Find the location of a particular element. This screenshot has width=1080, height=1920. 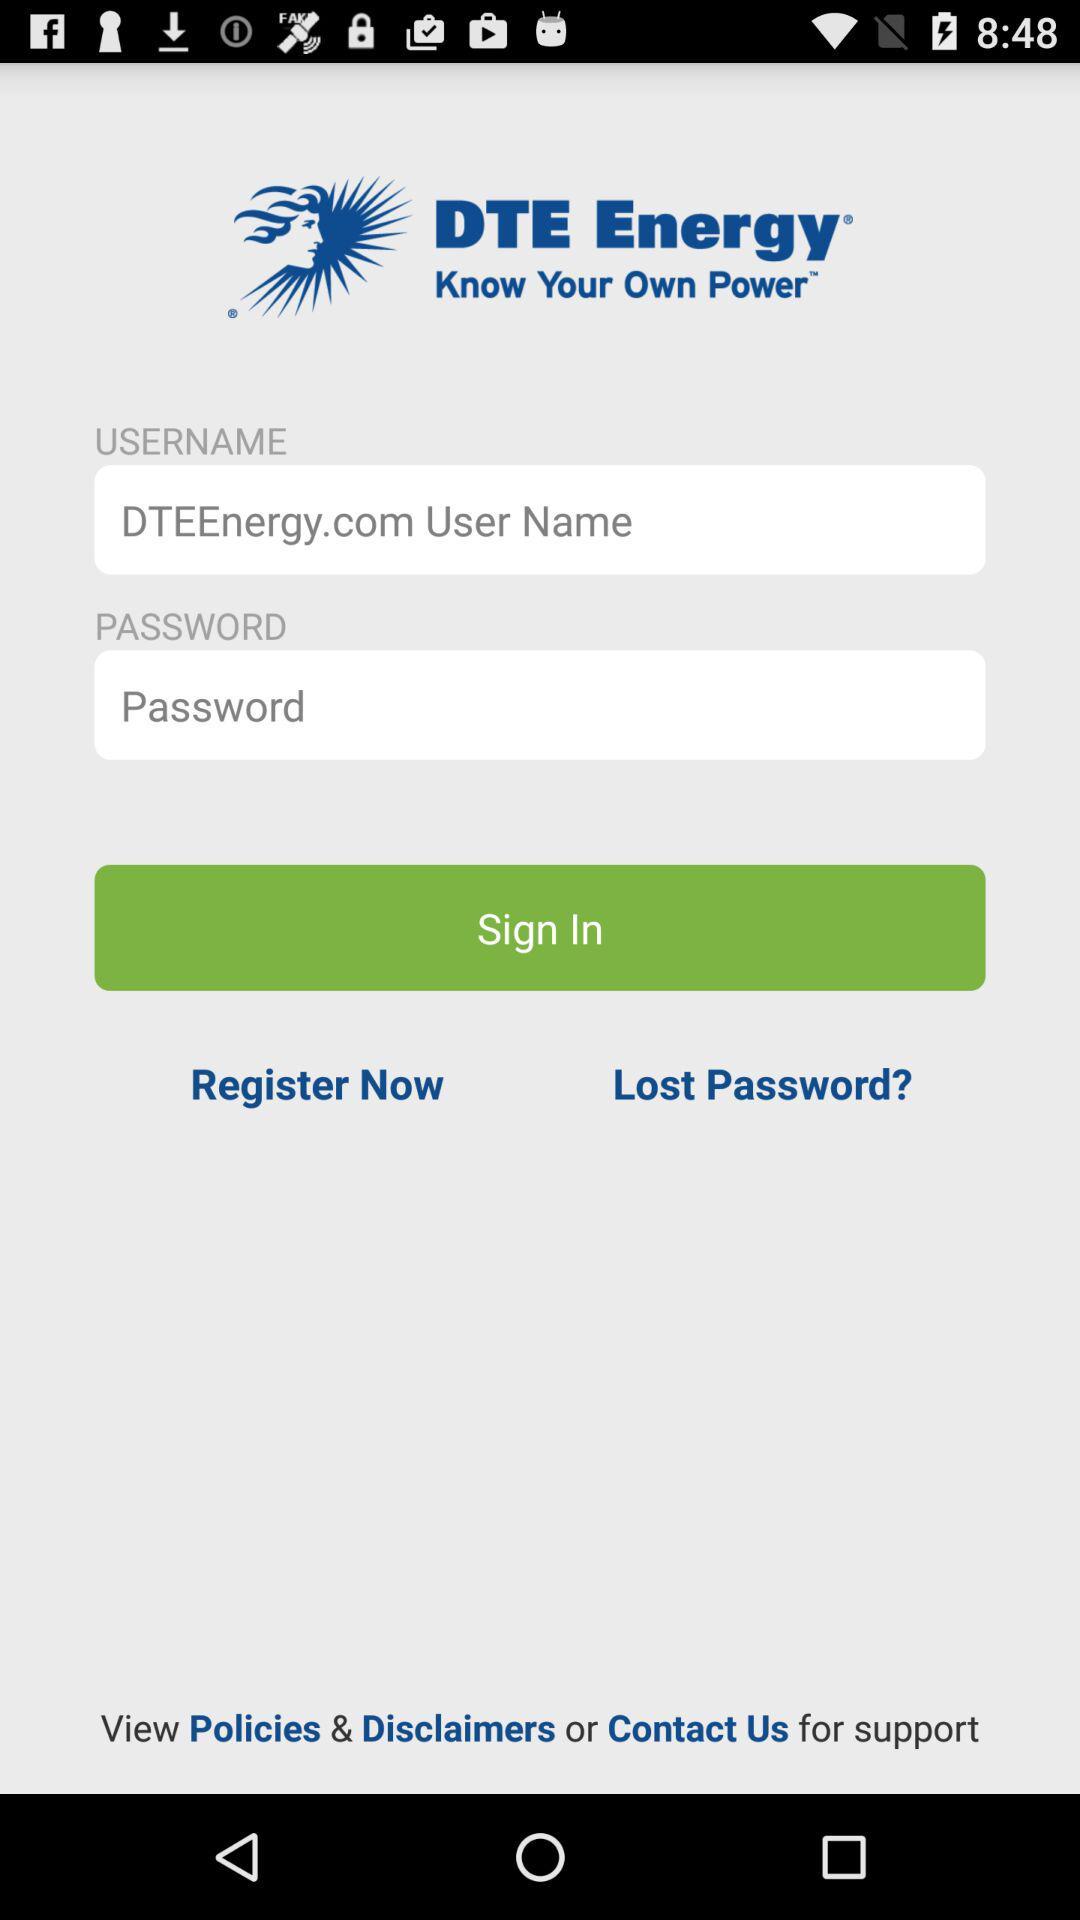

the app next to the register now item is located at coordinates (762, 1082).